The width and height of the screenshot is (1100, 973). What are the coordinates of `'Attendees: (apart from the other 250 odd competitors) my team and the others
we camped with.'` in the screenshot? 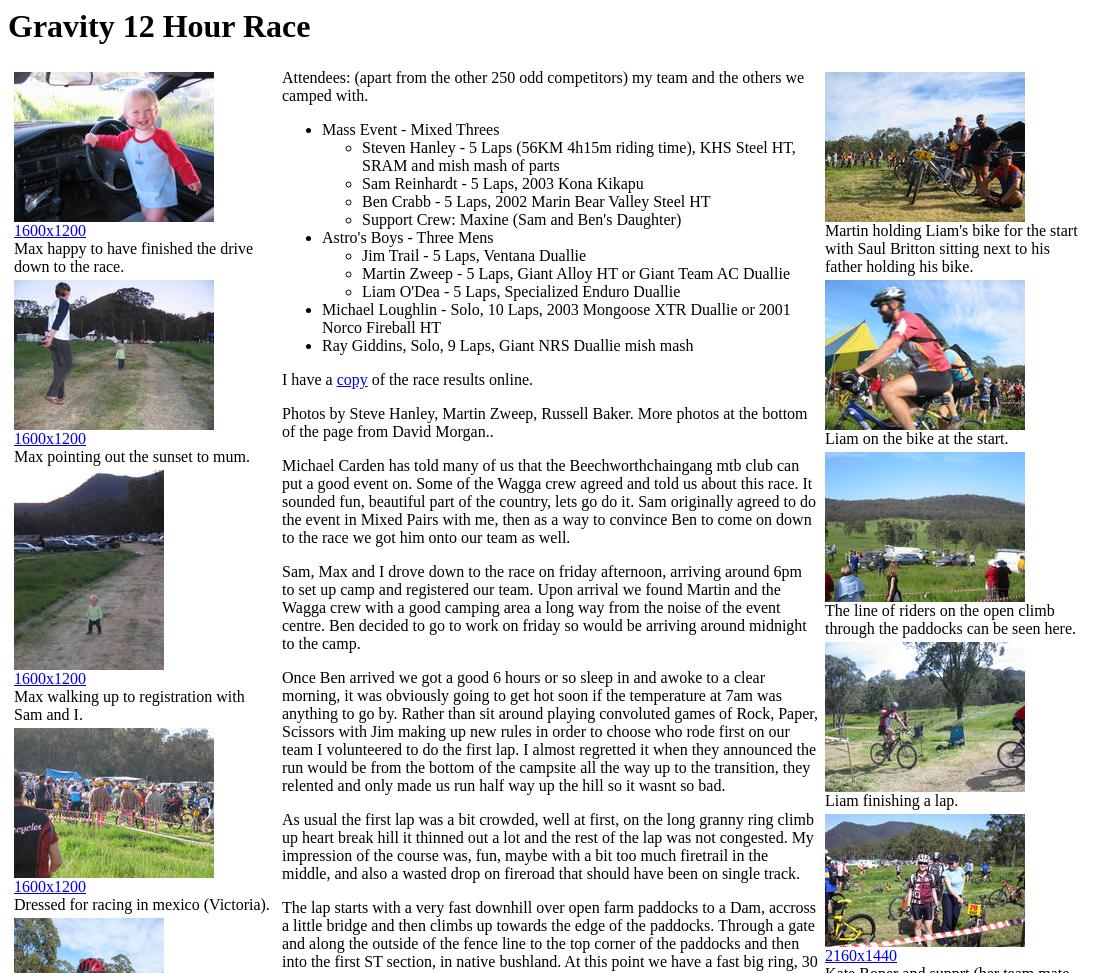 It's located at (281, 85).